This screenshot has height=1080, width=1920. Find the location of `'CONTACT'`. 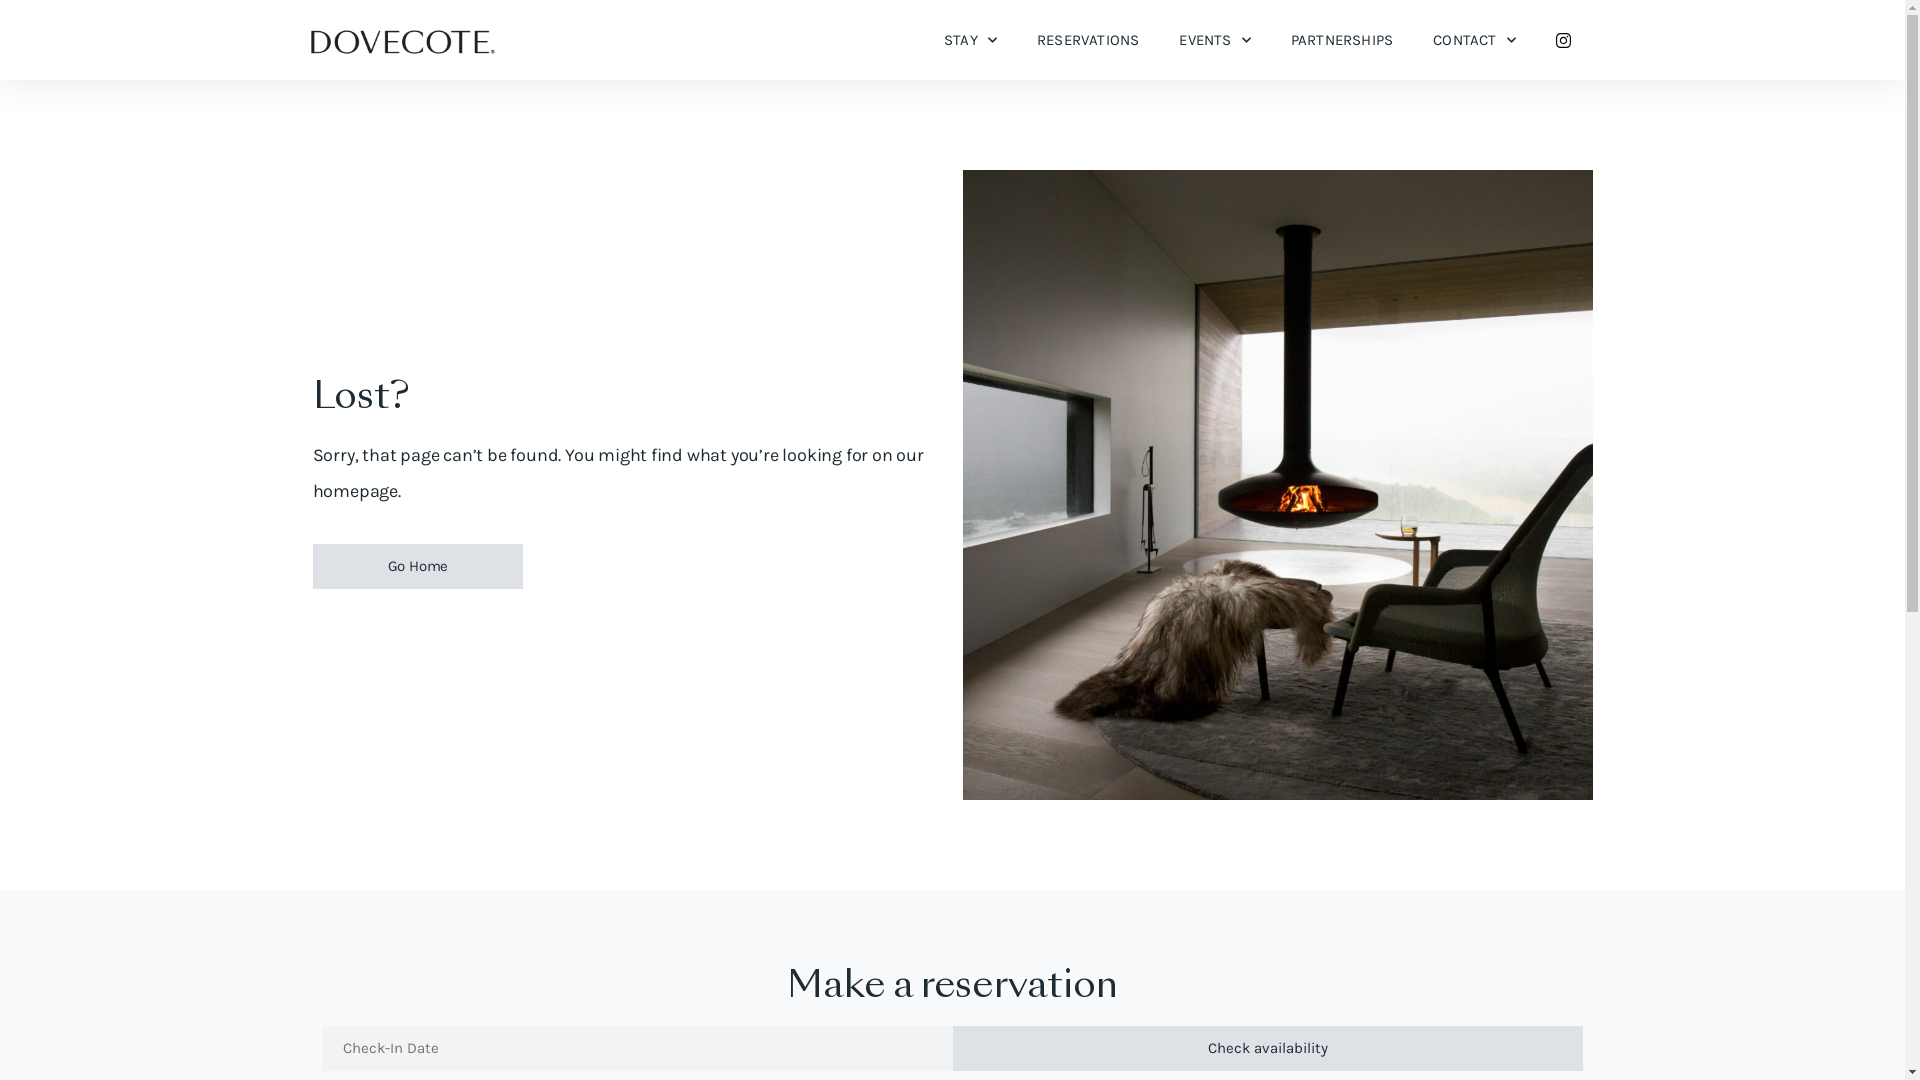

'CONTACT' is located at coordinates (1474, 39).